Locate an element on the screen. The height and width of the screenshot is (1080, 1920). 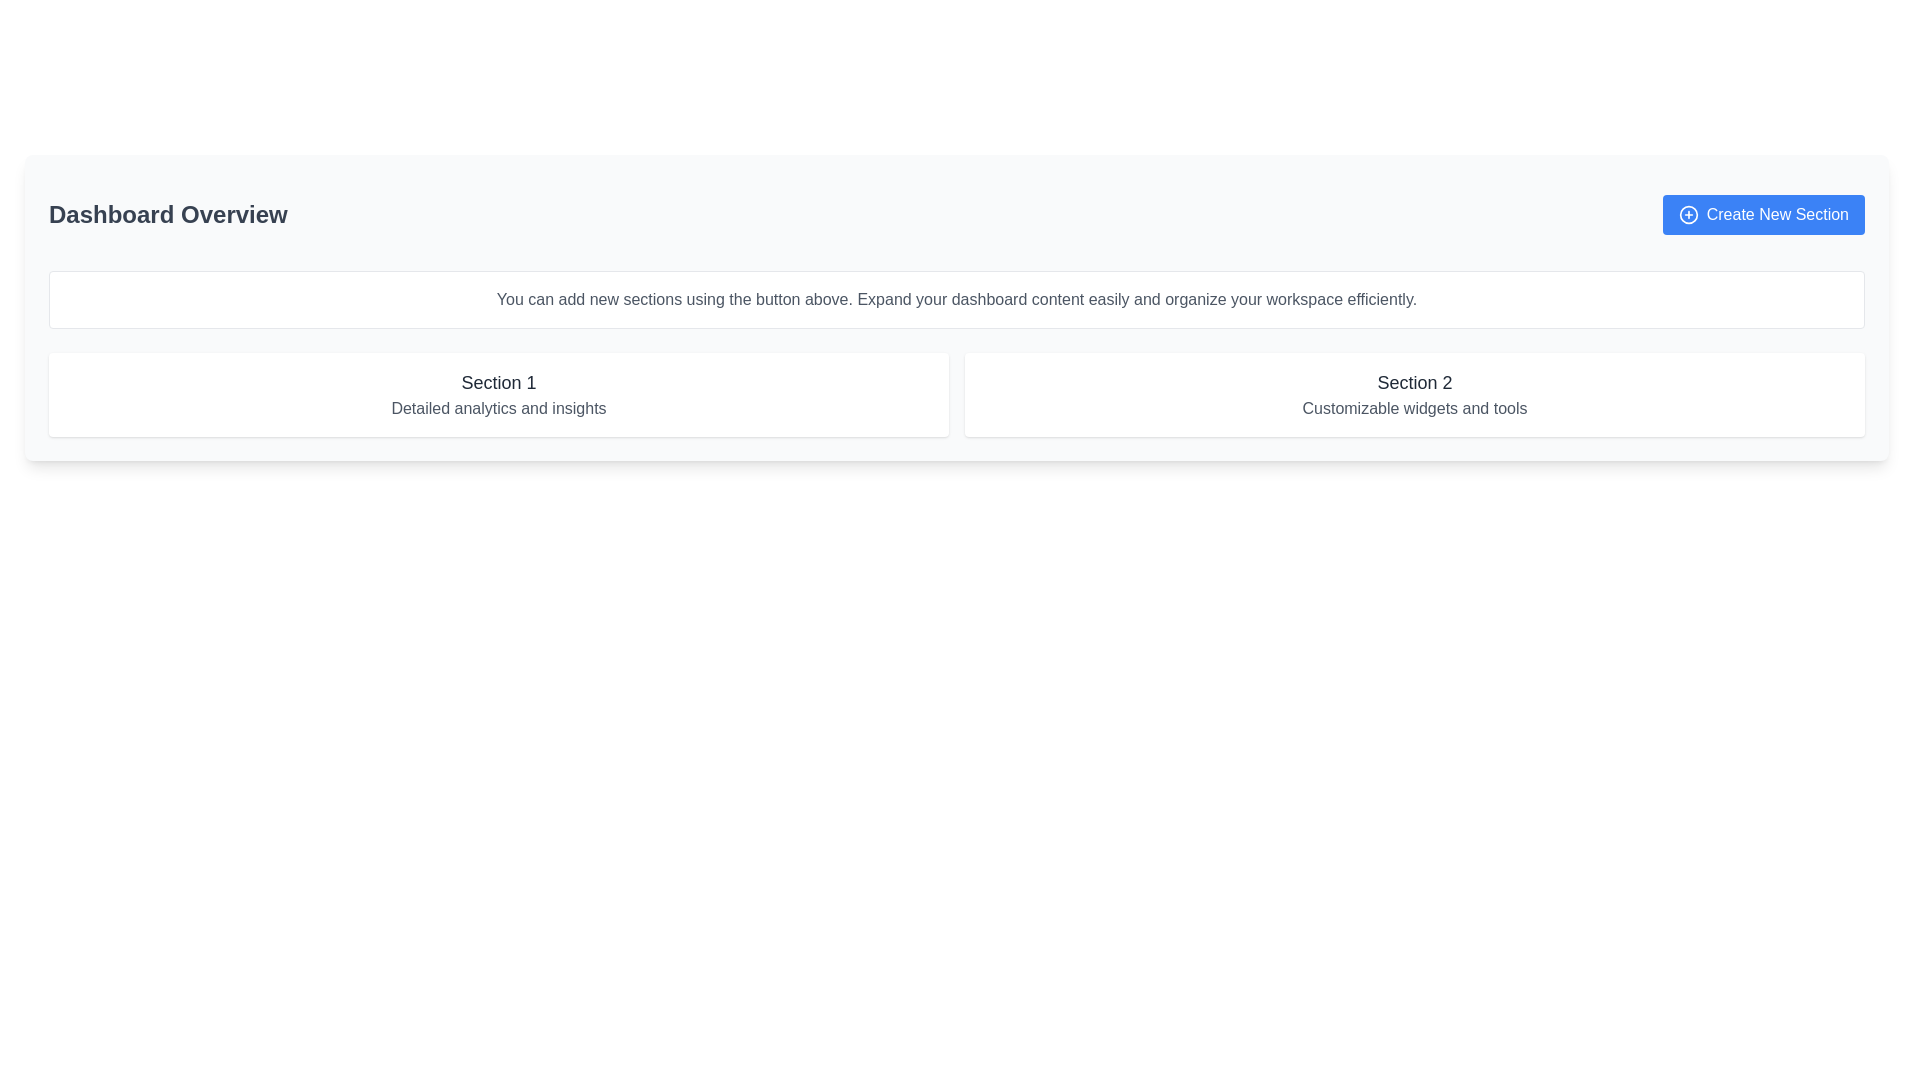
the text label within the 'Create New Section' button, which indicates its functionality for creating a new section in the application is located at coordinates (1777, 215).